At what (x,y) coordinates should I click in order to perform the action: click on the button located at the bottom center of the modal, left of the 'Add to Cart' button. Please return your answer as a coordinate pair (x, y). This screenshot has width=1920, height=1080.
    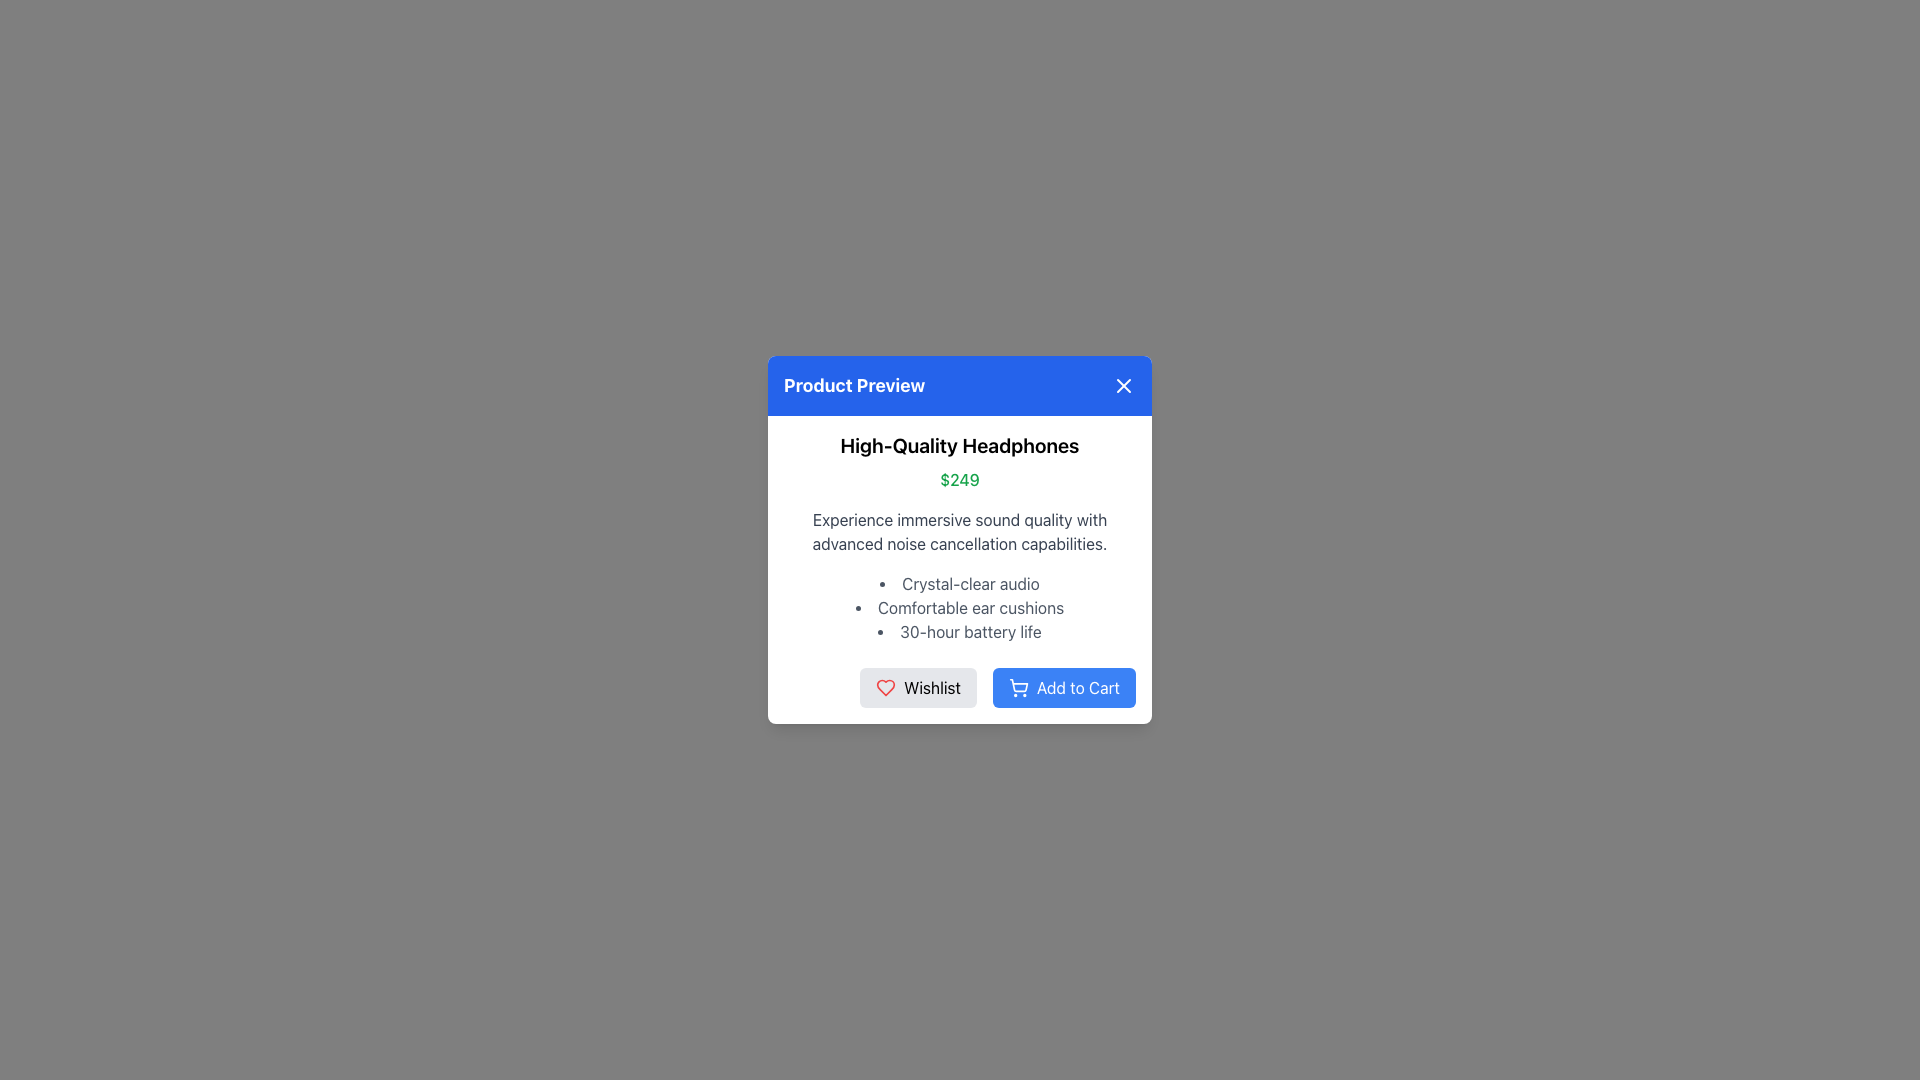
    Looking at the image, I should click on (917, 686).